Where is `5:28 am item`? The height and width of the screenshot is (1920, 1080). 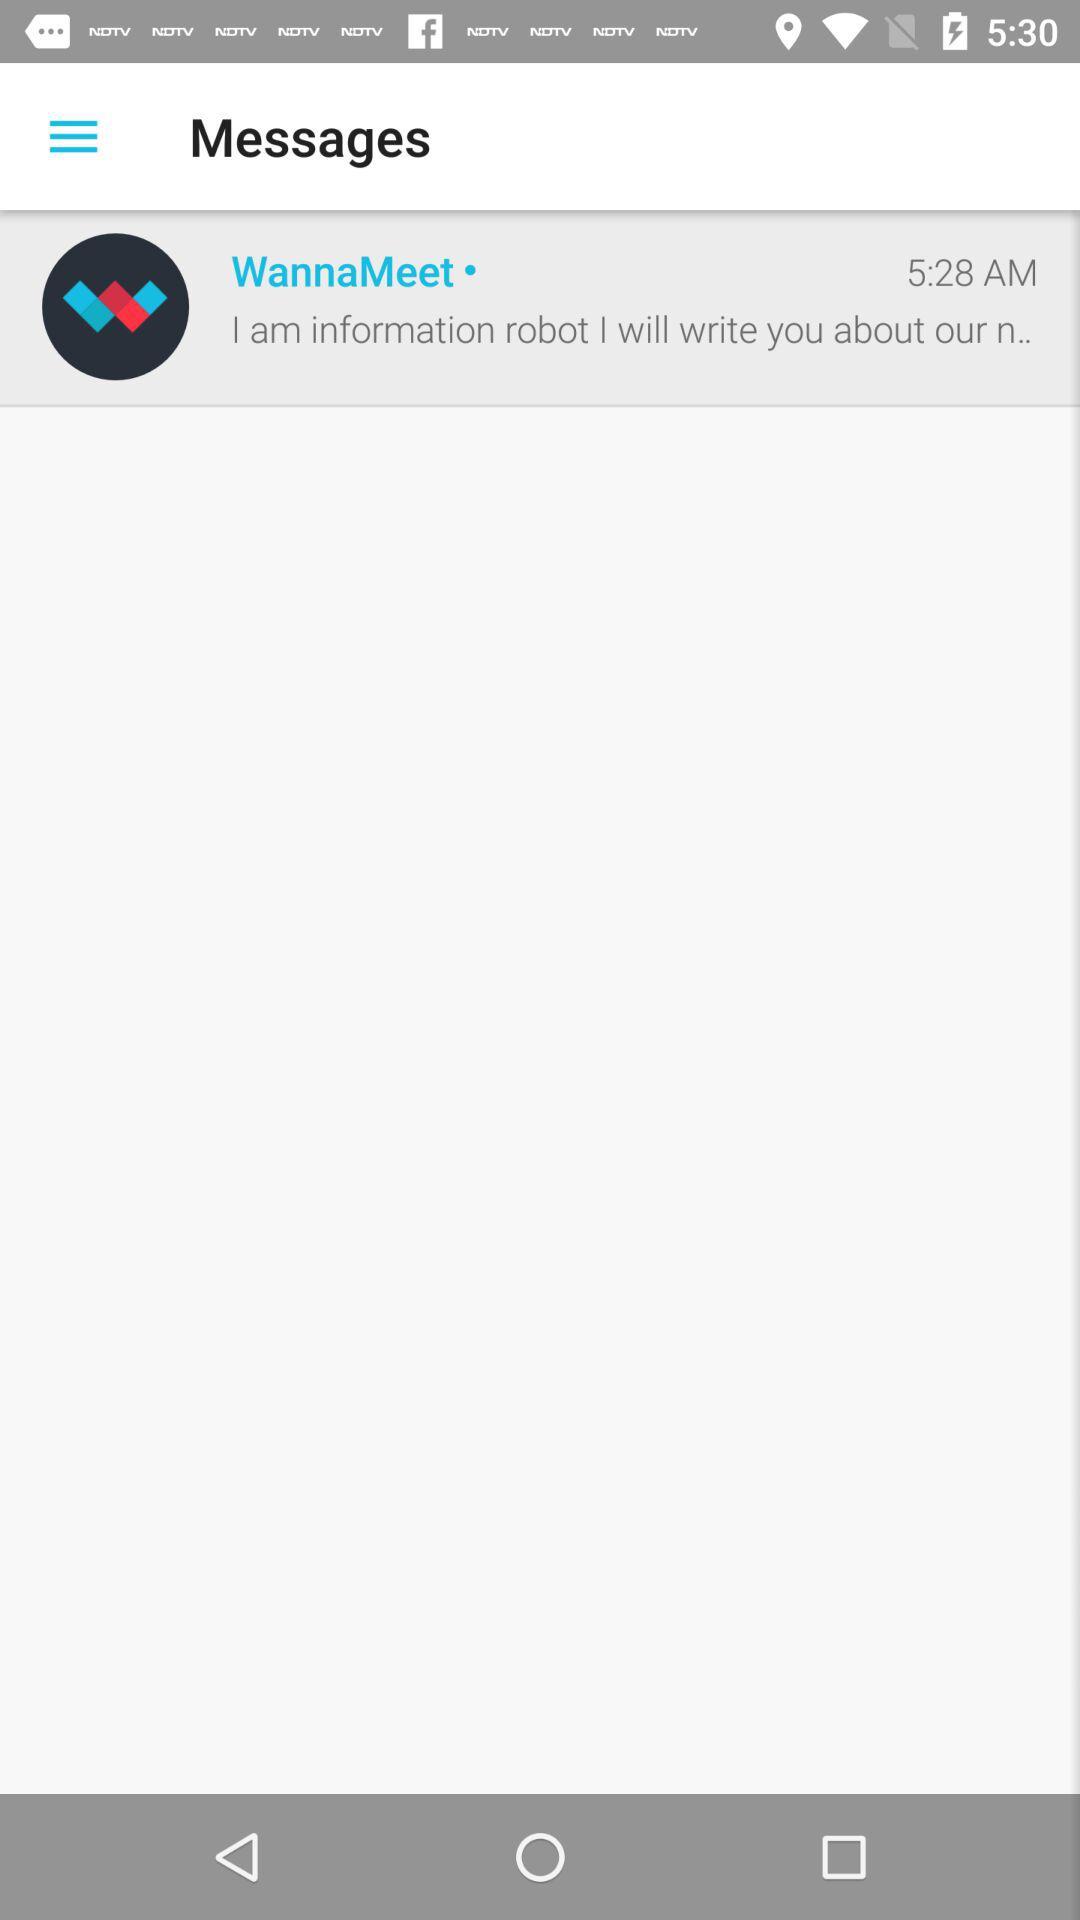 5:28 am item is located at coordinates (971, 270).